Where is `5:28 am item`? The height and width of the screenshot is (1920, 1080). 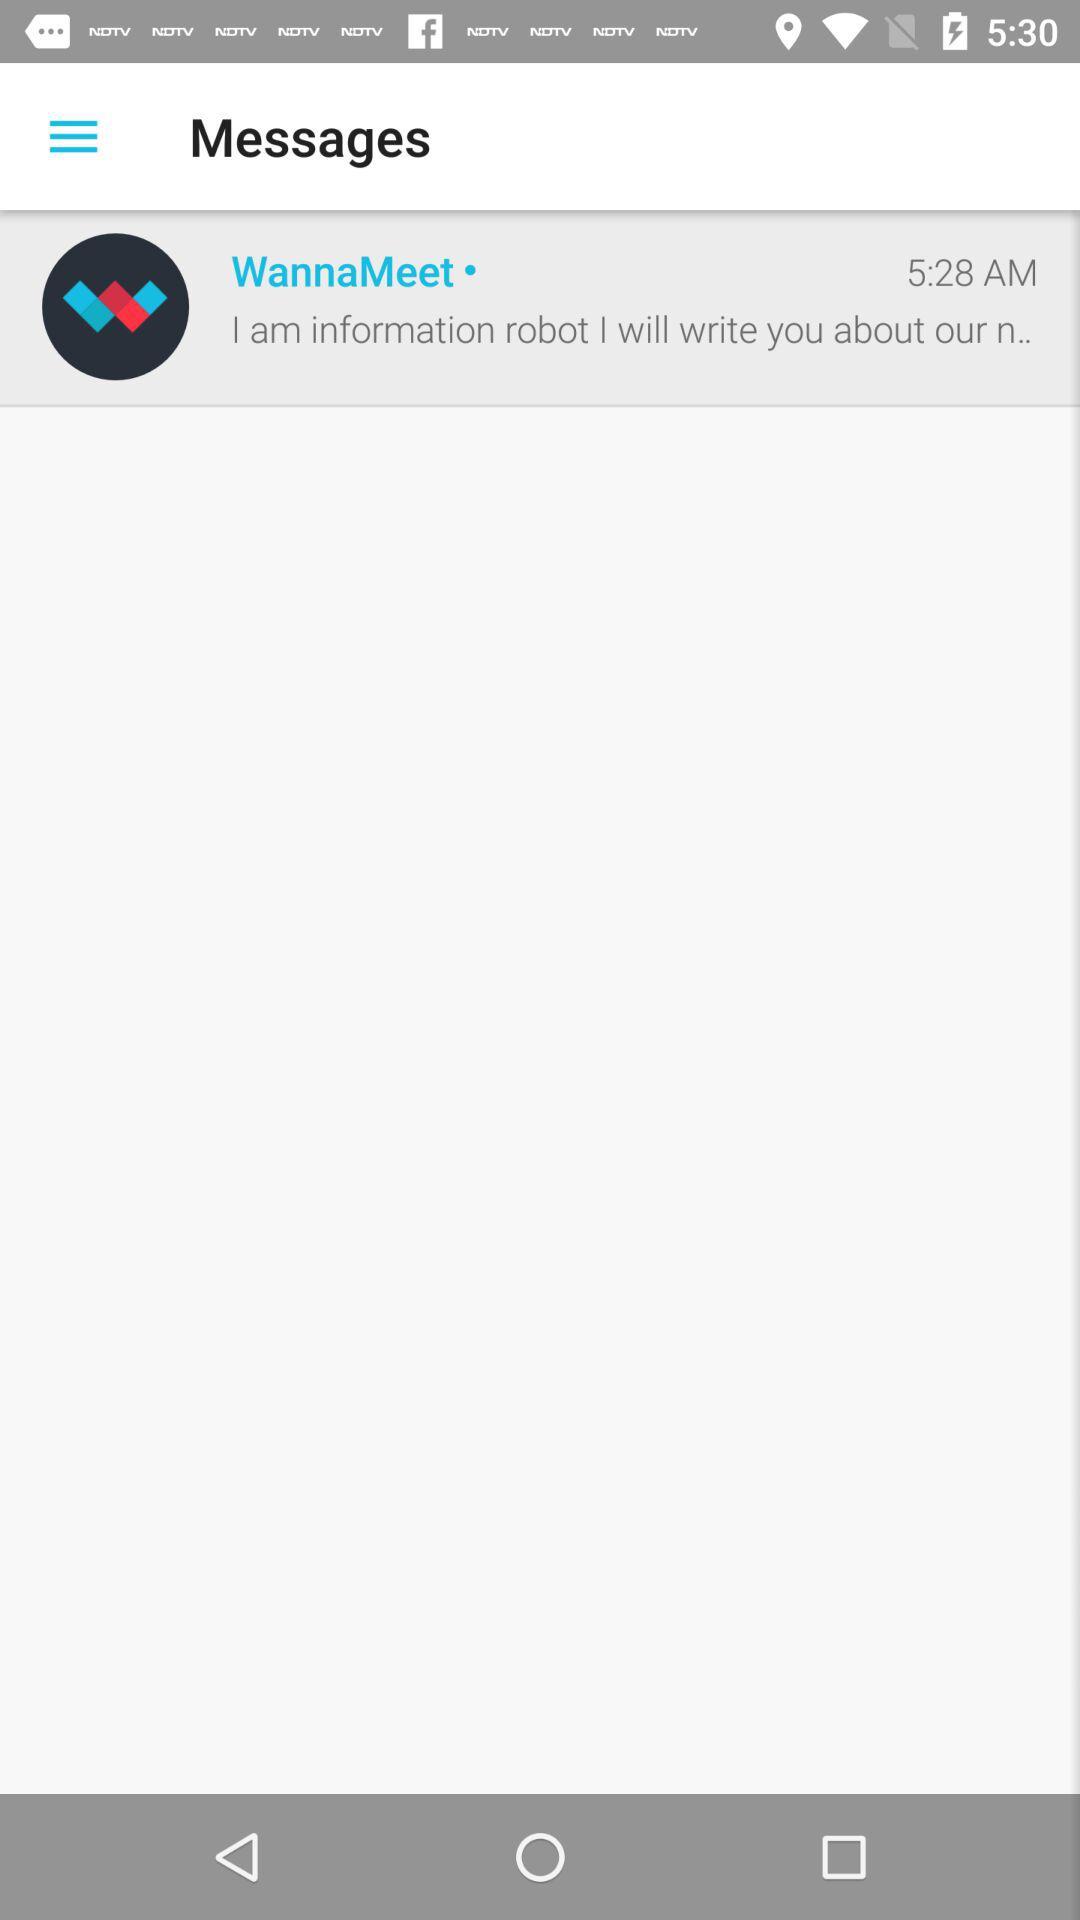 5:28 am item is located at coordinates (971, 270).